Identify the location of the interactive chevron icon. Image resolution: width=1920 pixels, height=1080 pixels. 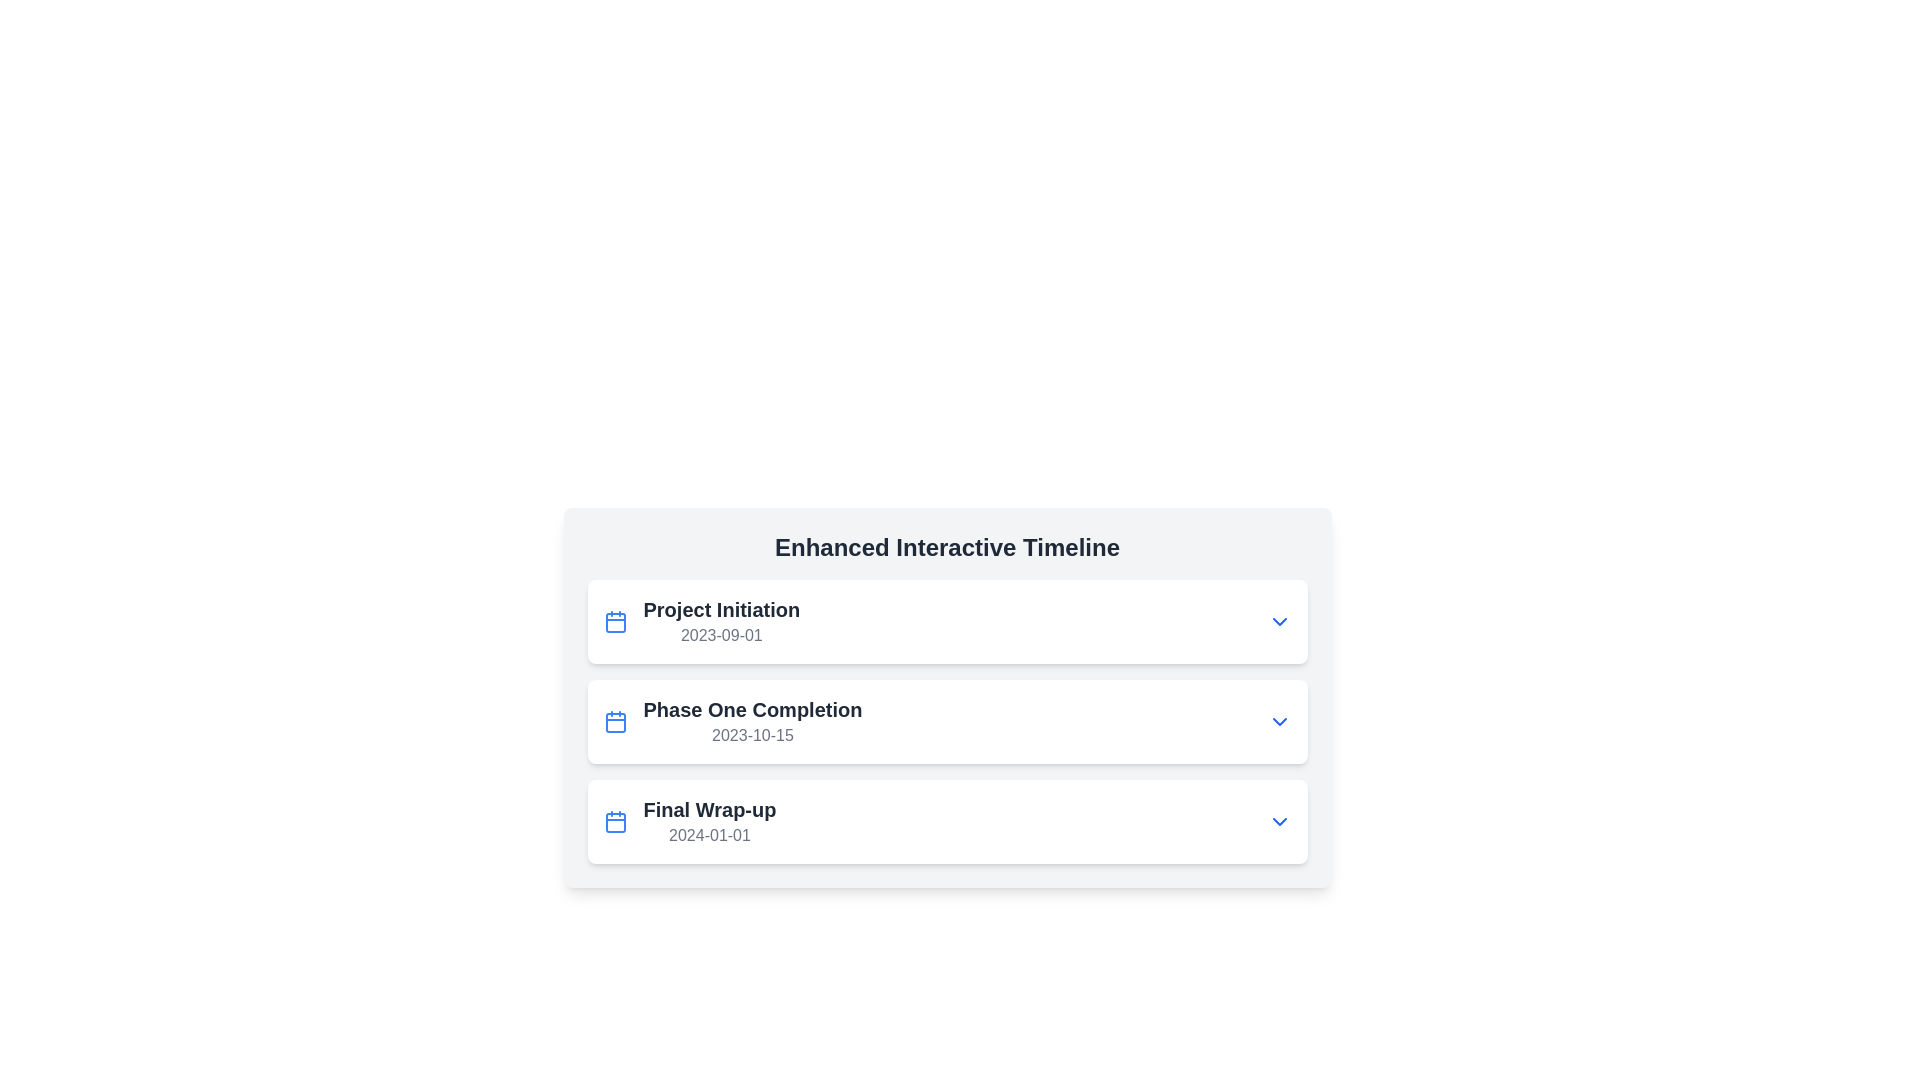
(1278, 721).